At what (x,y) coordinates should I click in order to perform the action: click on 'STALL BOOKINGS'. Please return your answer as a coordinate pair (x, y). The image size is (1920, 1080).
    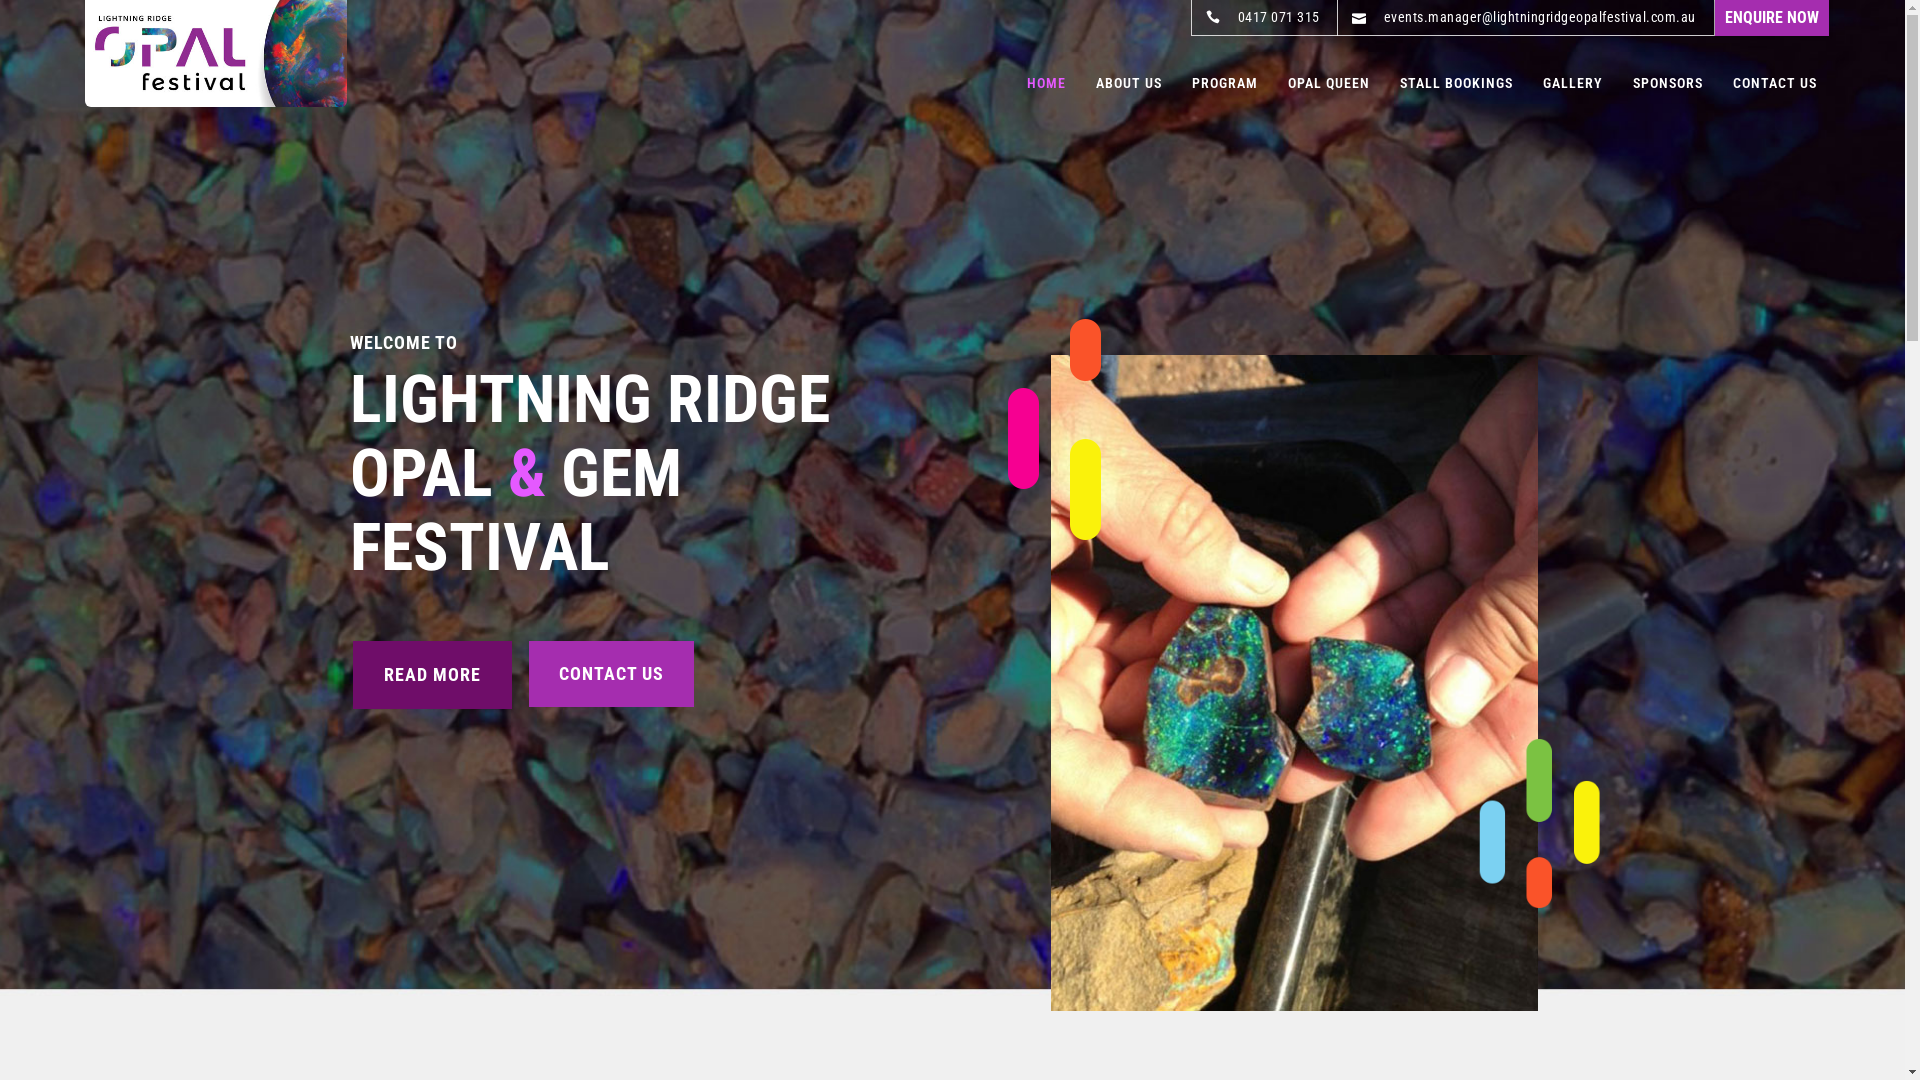
    Looking at the image, I should click on (1456, 82).